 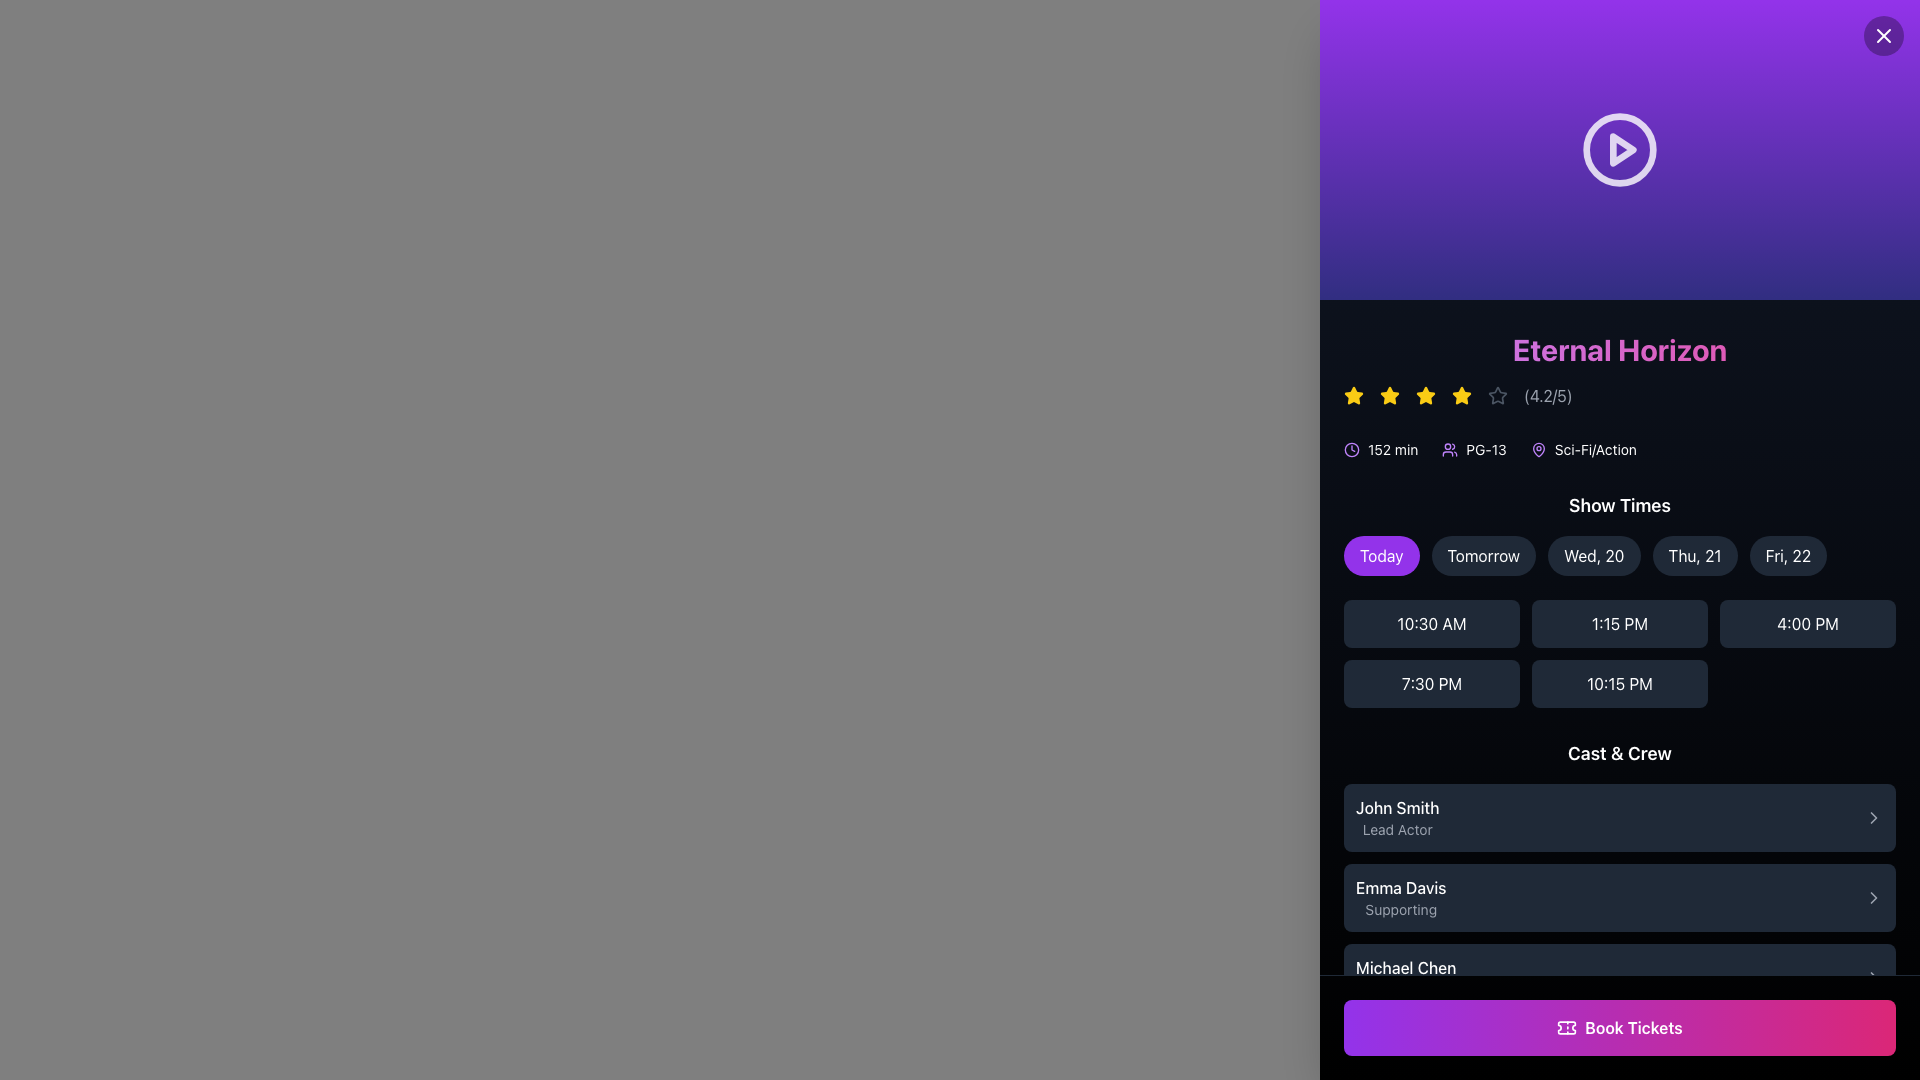 What do you see at coordinates (1872, 977) in the screenshot?
I see `the Chevron arrow icon, a small rightward-pointing arrow styled as a simple vector graphic in a gray tone, located in the lower right section of the interface` at bounding box center [1872, 977].